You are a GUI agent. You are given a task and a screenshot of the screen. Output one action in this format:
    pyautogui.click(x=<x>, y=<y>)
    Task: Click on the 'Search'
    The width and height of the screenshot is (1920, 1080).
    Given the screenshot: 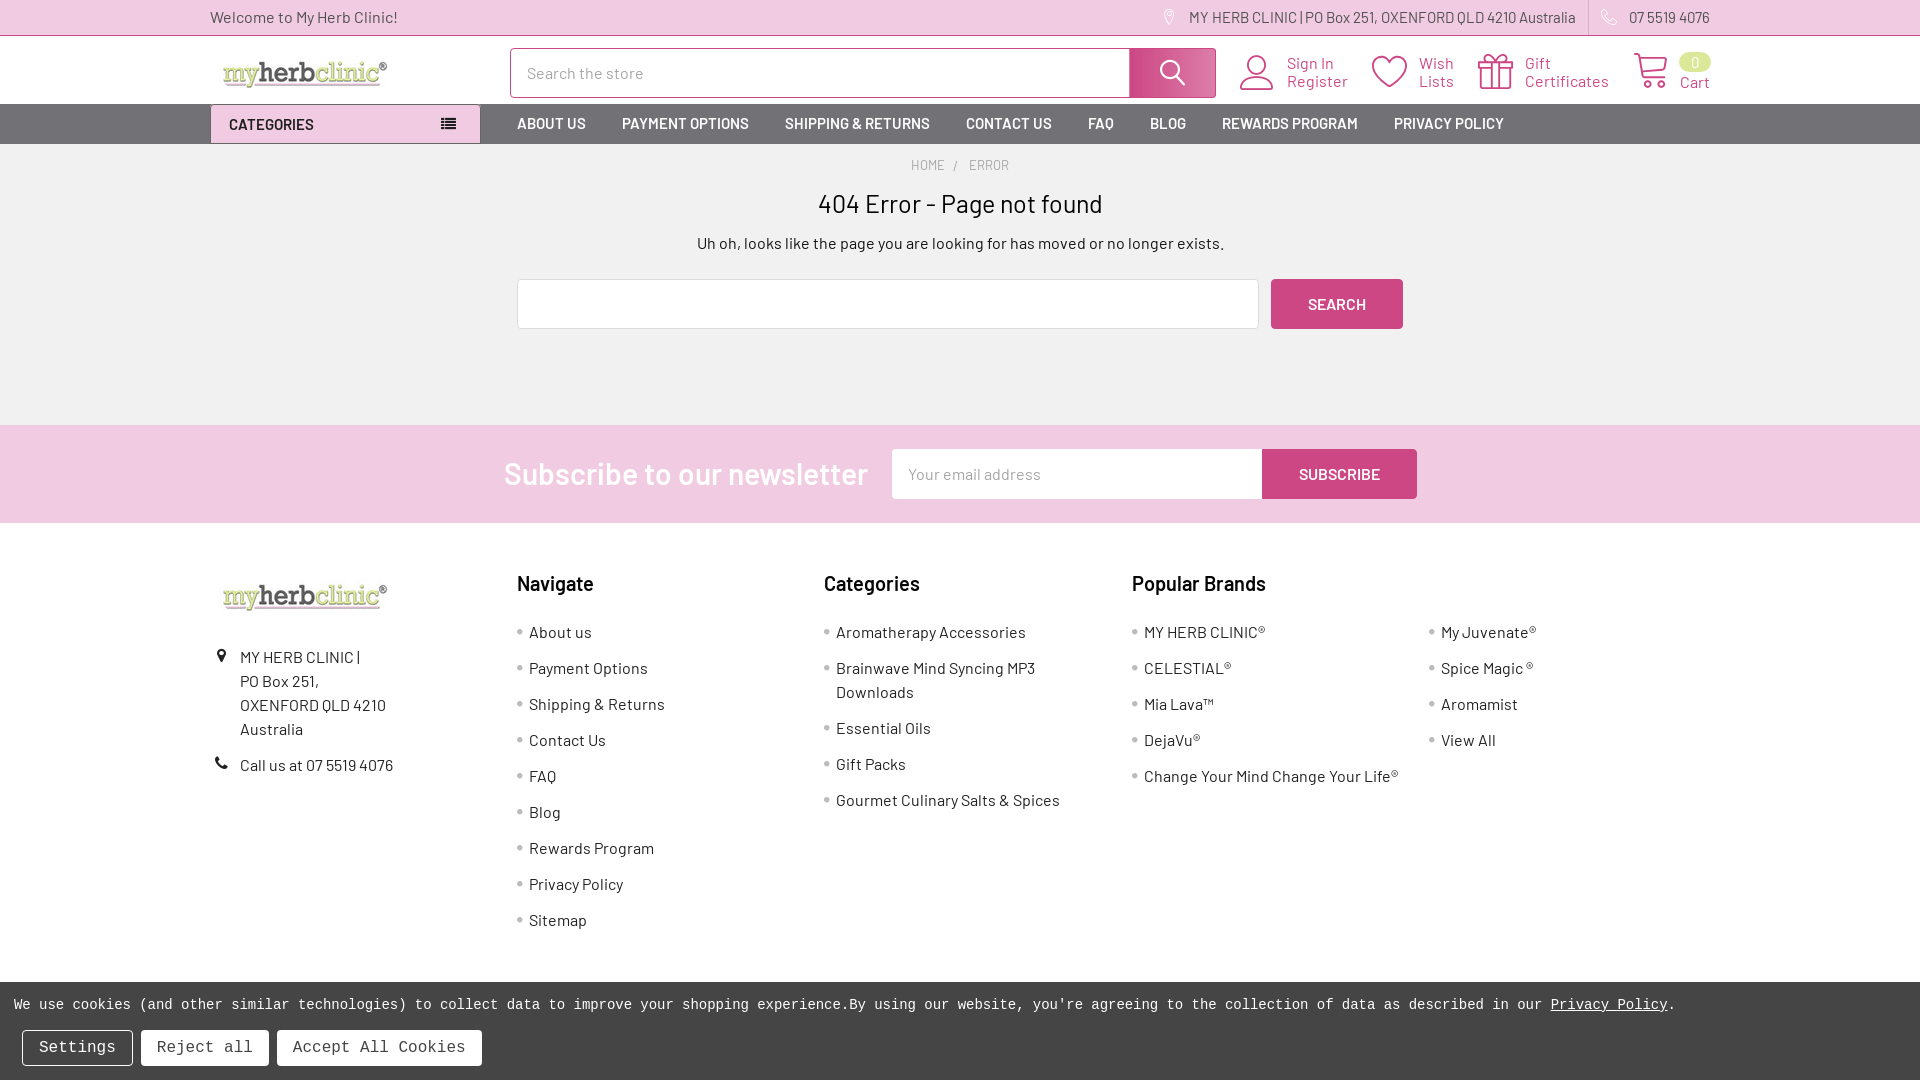 What is the action you would take?
    pyautogui.click(x=1171, y=72)
    